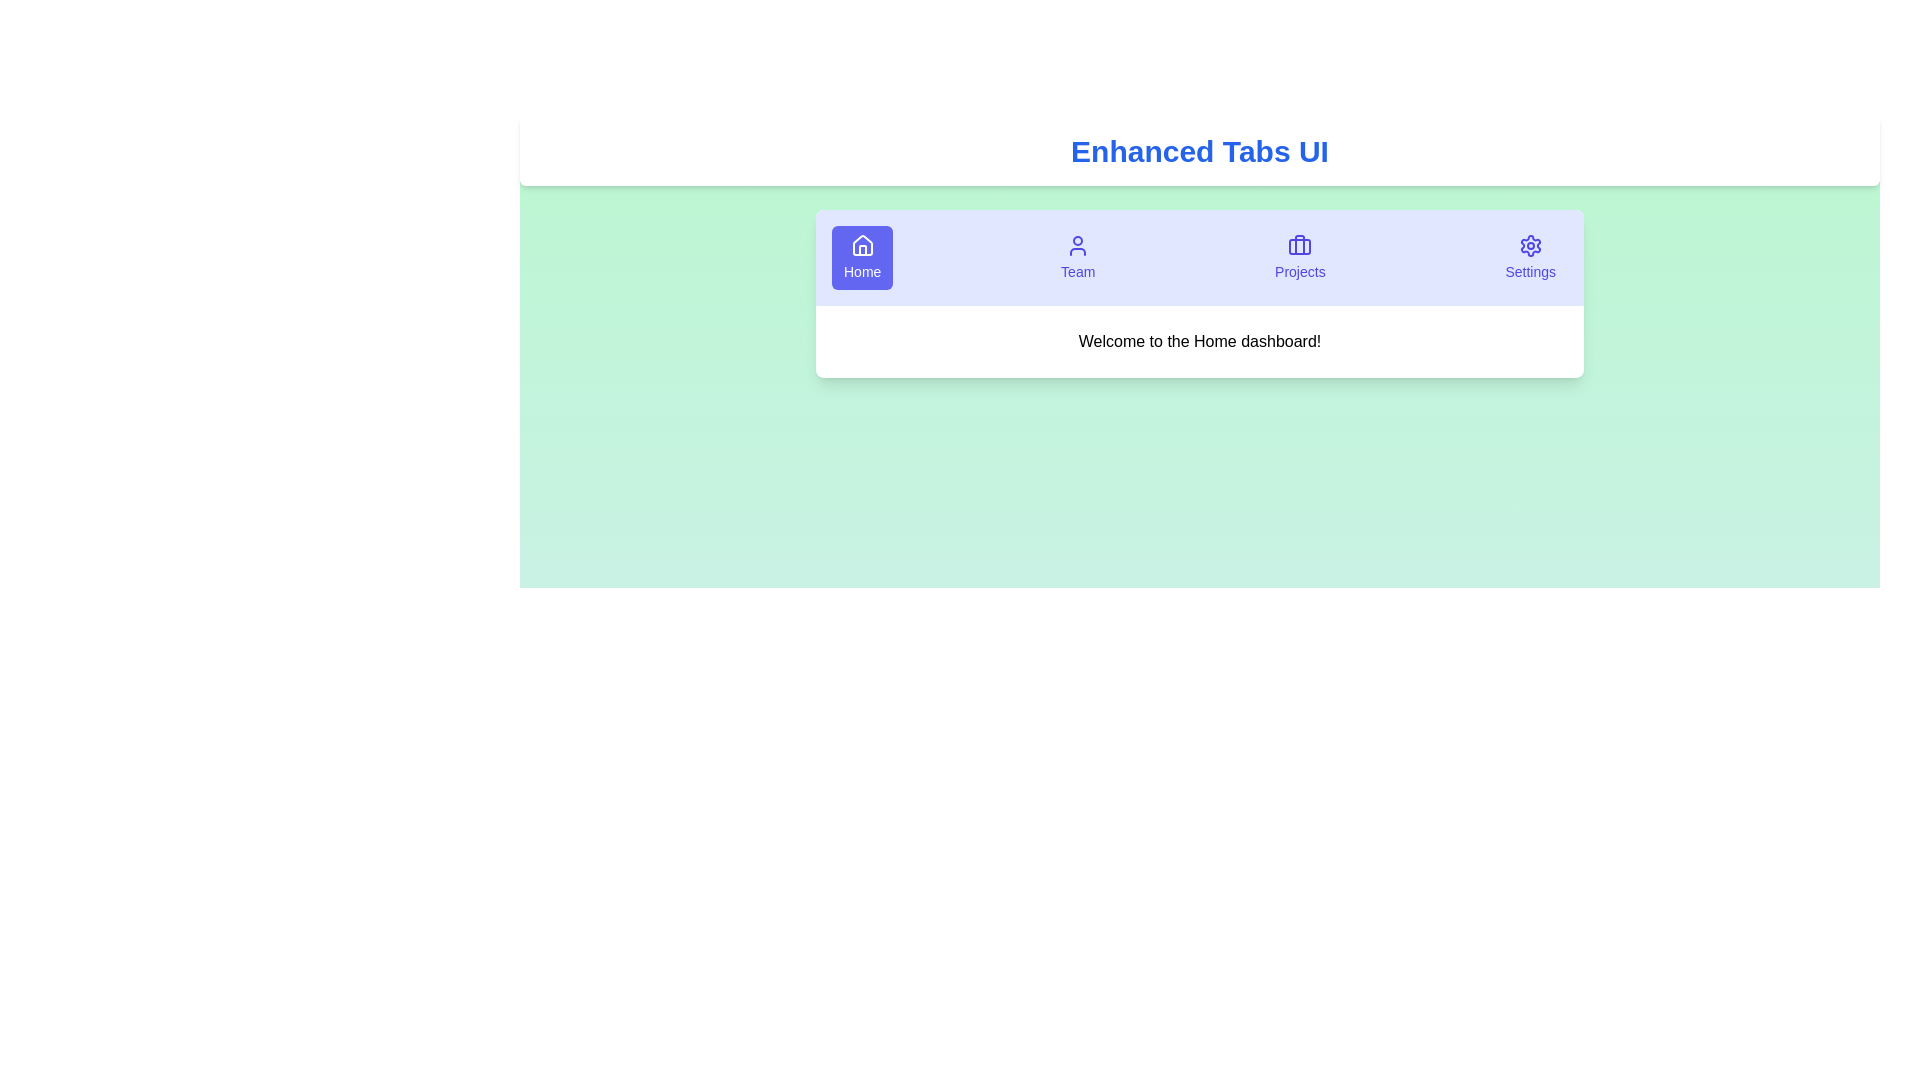 This screenshot has height=1080, width=1920. Describe the element at coordinates (862, 272) in the screenshot. I see `the 'Home' text label that indicates the button leading to the Home section of the application, positioned centrally below the house icon in the navigation bar` at that location.